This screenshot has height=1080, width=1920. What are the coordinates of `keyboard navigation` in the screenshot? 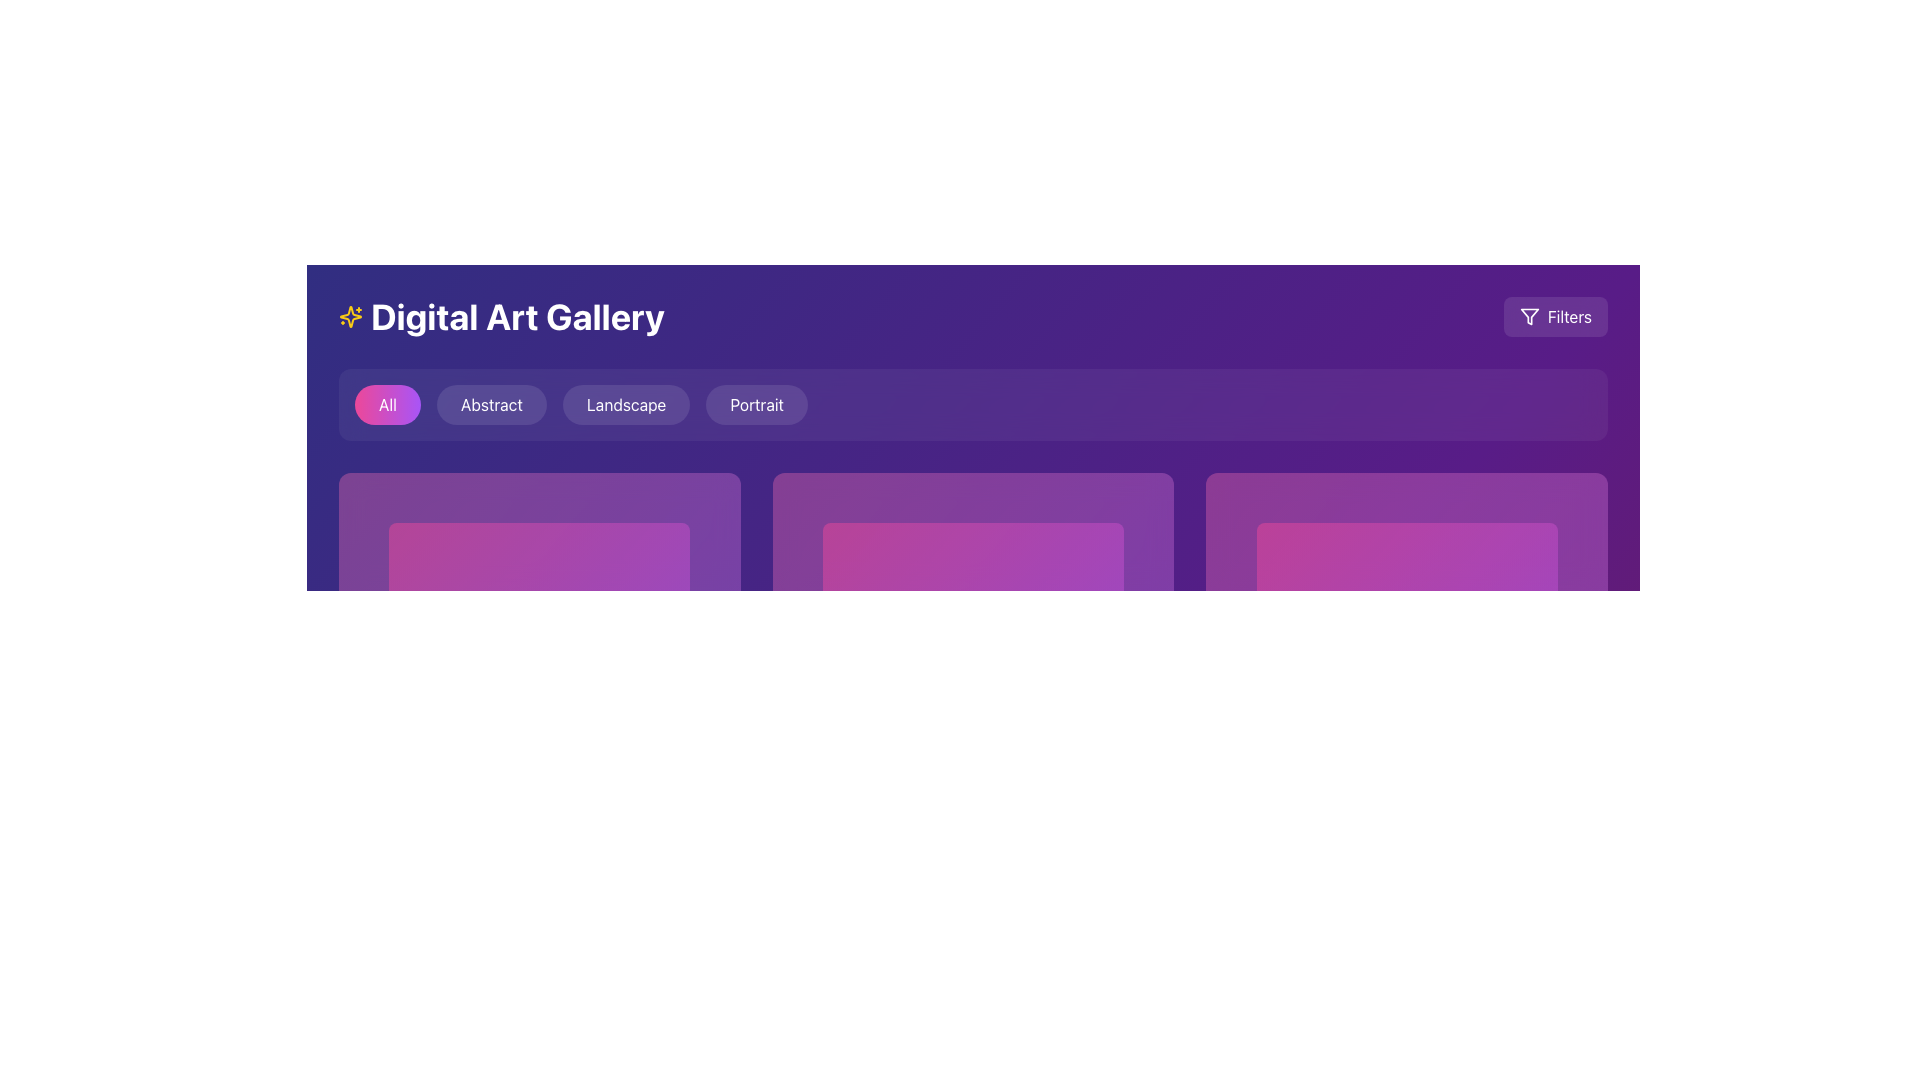 It's located at (491, 405).